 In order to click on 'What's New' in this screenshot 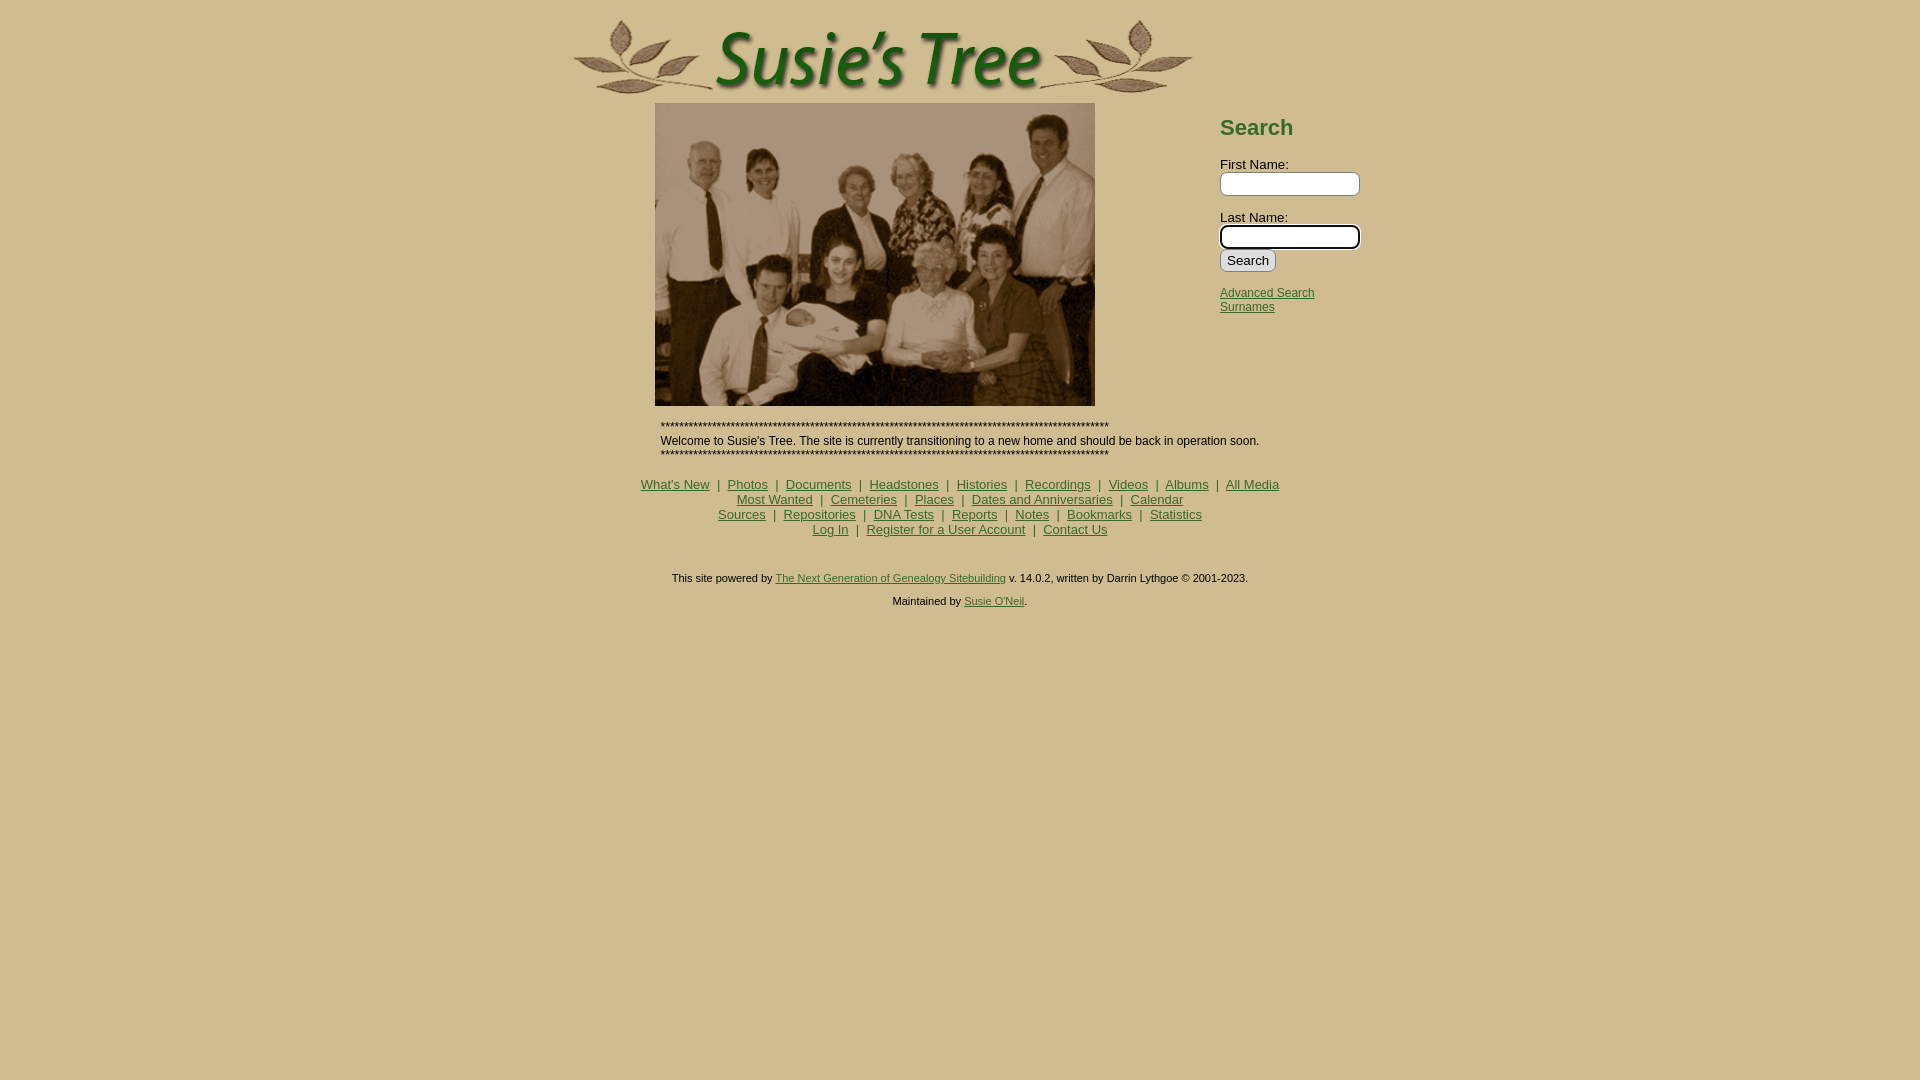, I will do `click(675, 484)`.